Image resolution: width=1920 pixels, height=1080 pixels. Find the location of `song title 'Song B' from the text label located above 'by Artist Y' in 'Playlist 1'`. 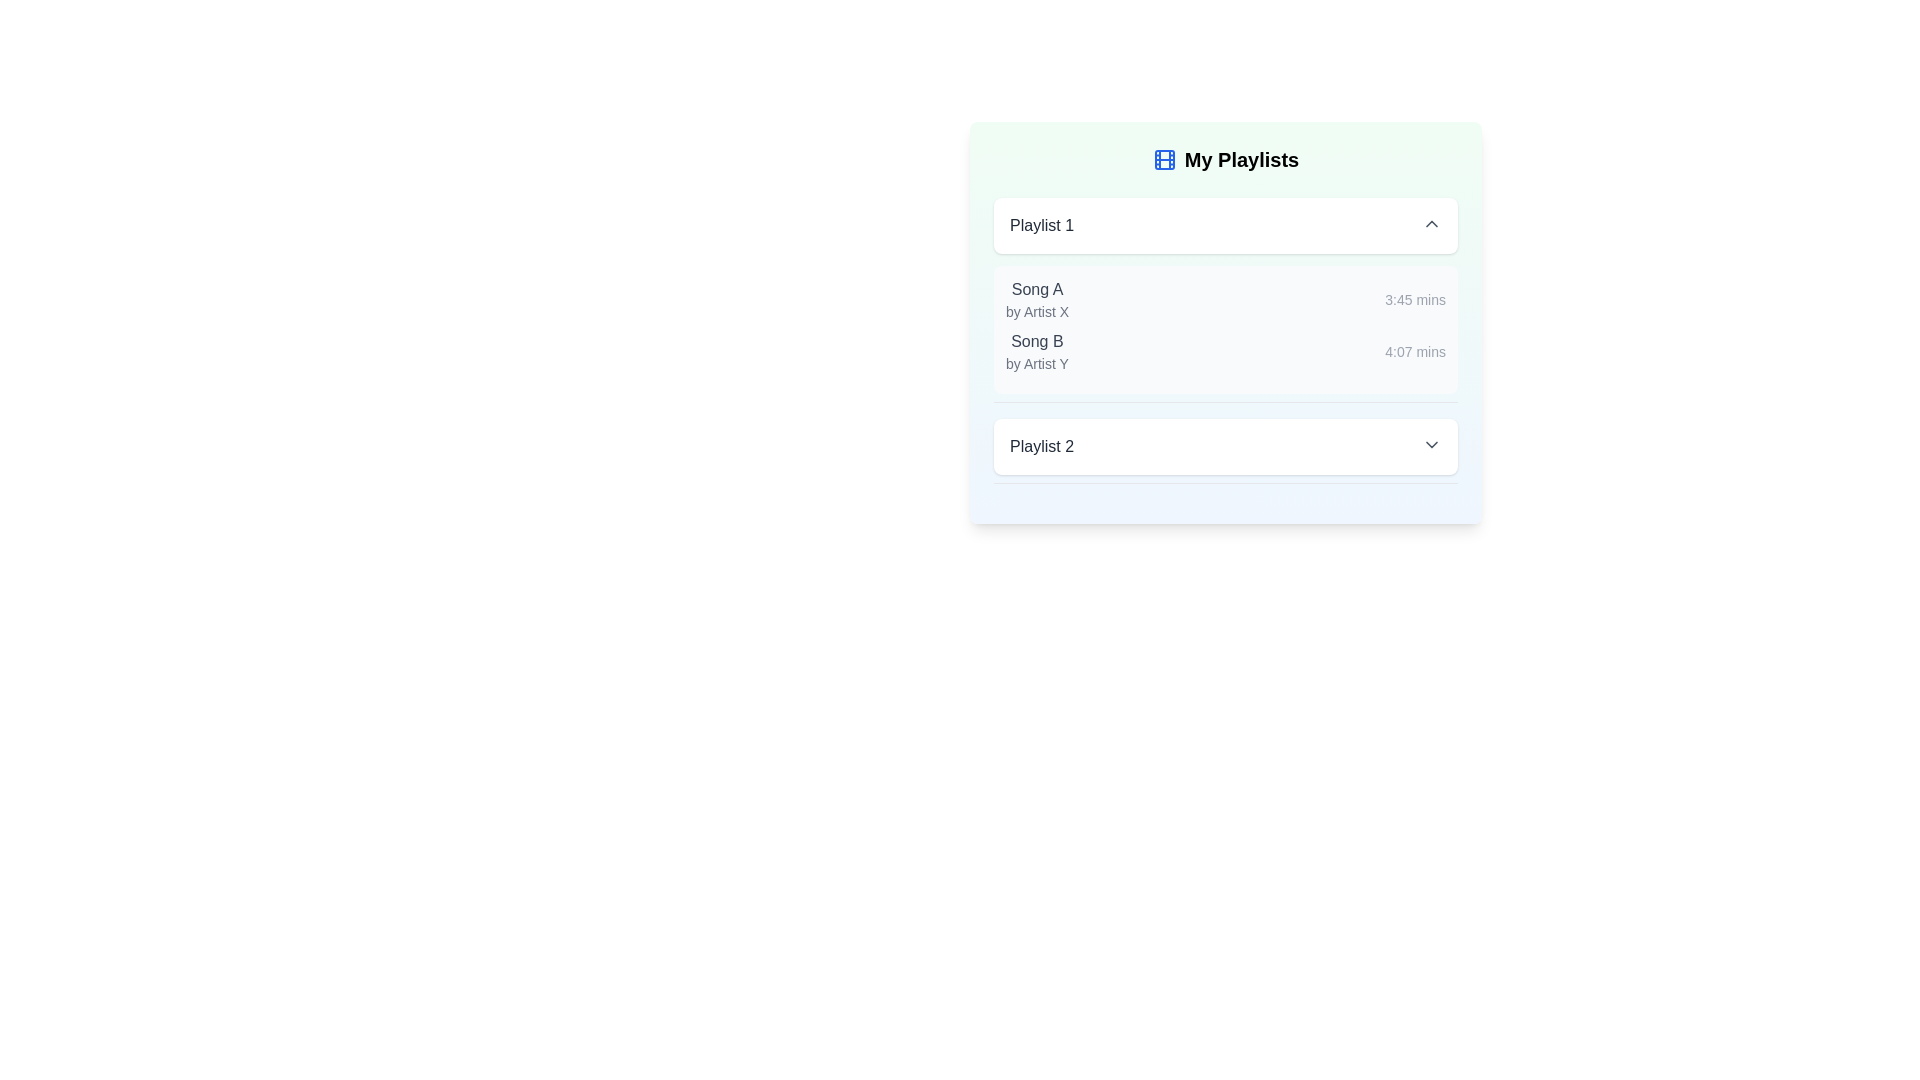

song title 'Song B' from the text label located above 'by Artist Y' in 'Playlist 1' is located at coordinates (1037, 341).